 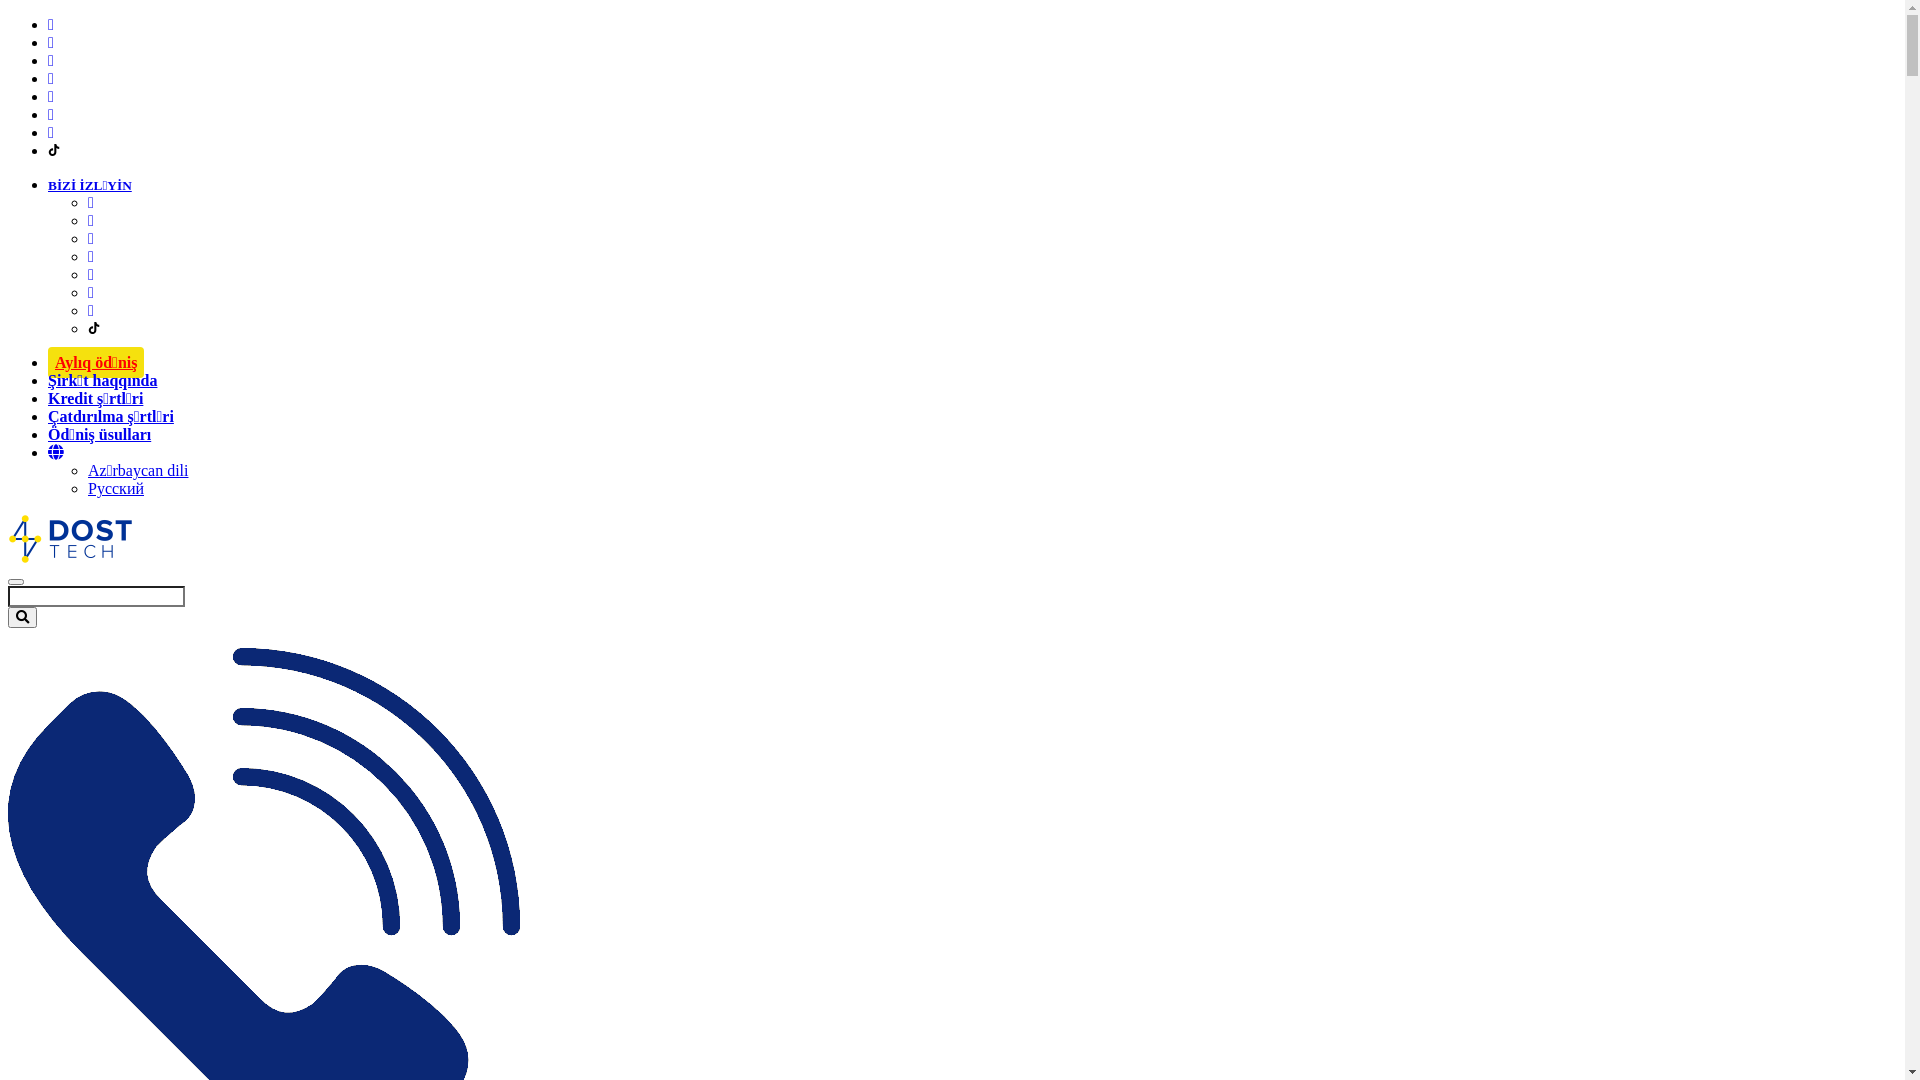 What do you see at coordinates (51, 24) in the screenshot?
I see `'Facebook'` at bounding box center [51, 24].